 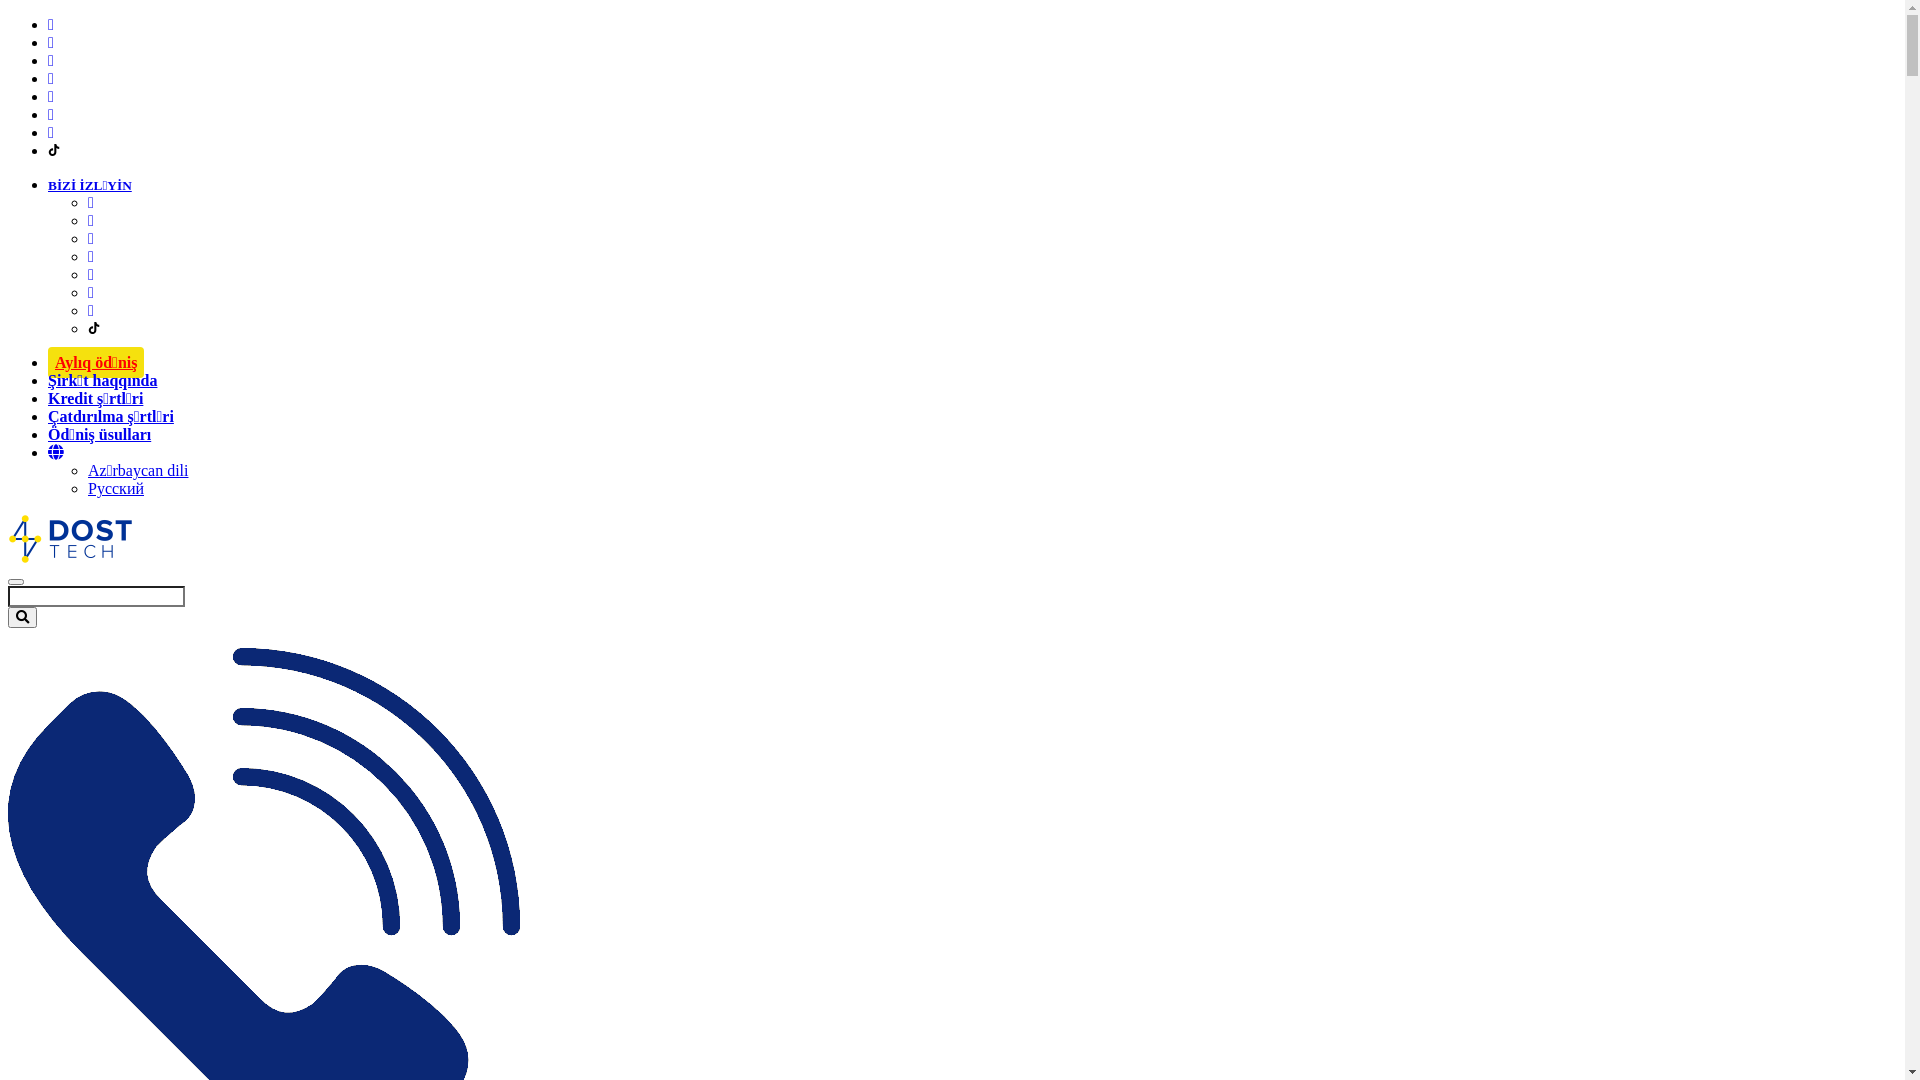 What do you see at coordinates (51, 24) in the screenshot?
I see `'Facebook'` at bounding box center [51, 24].